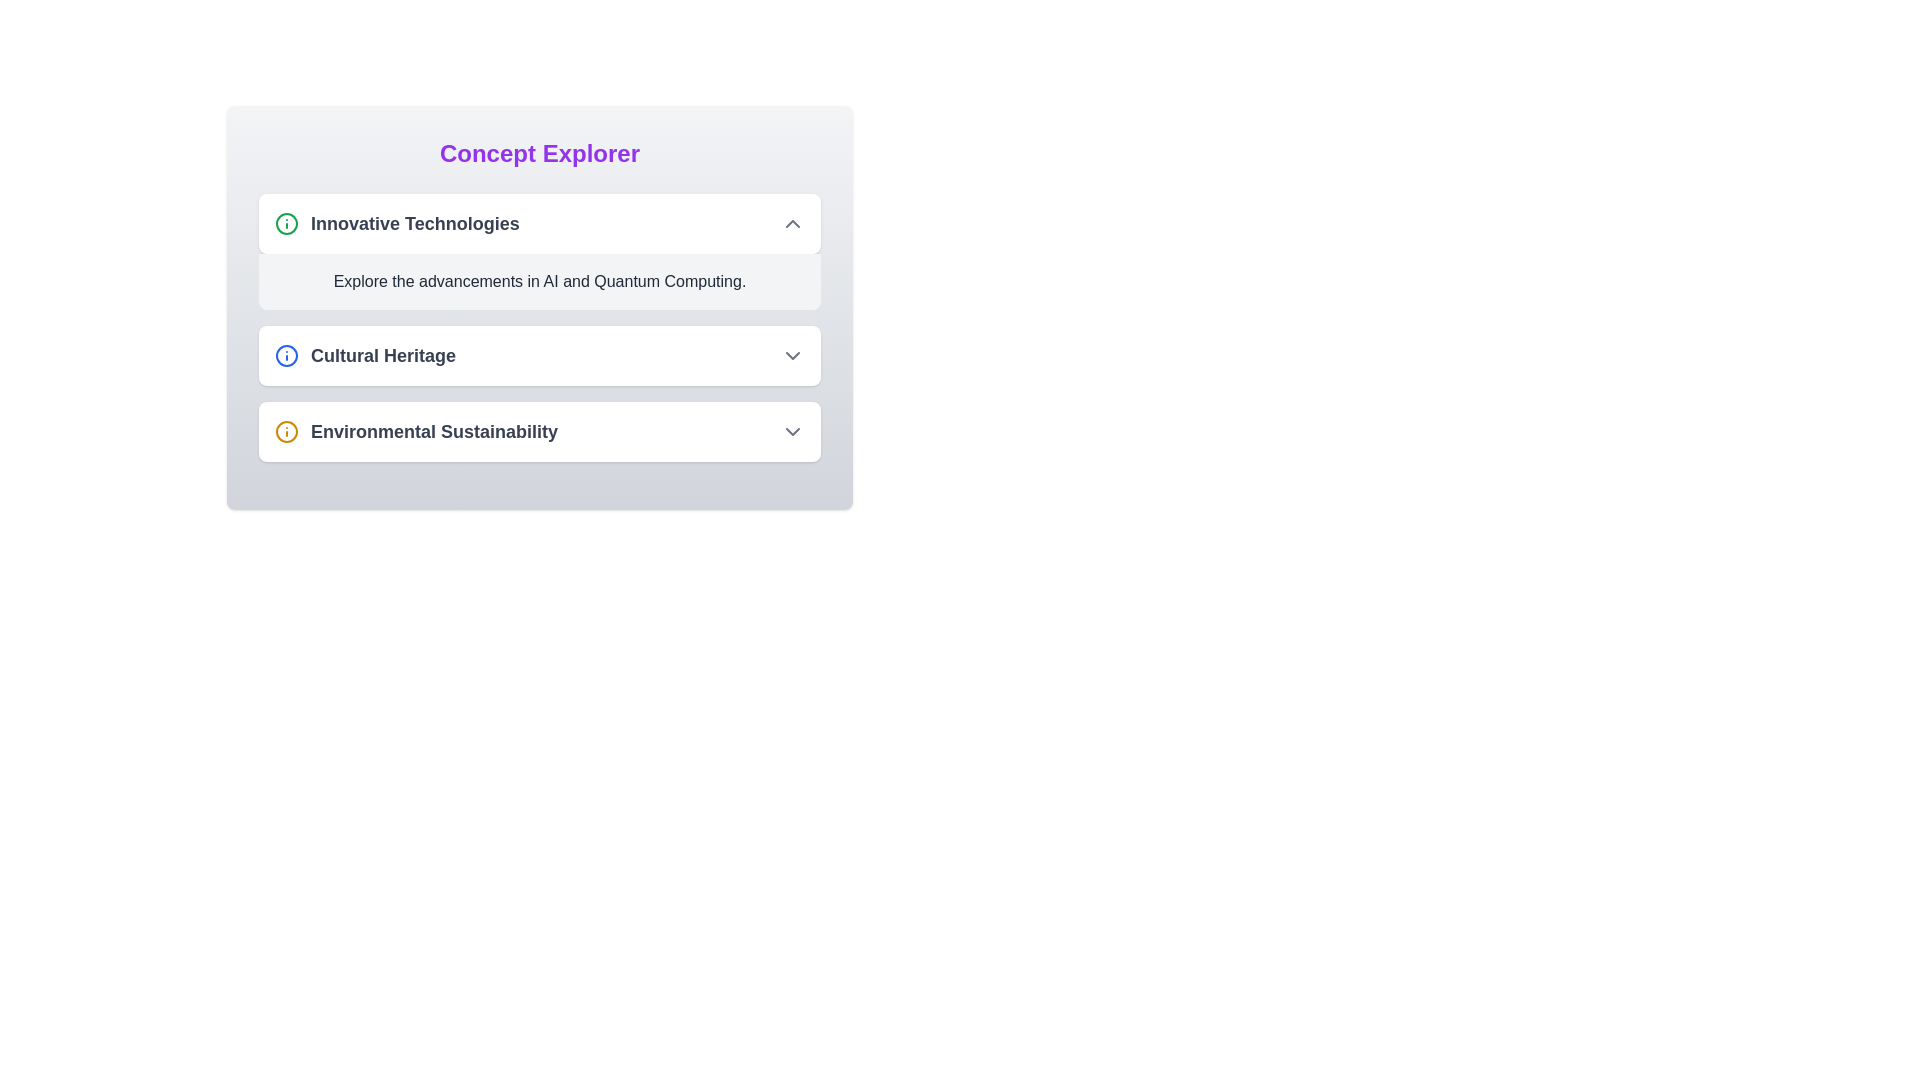 This screenshot has width=1920, height=1080. What do you see at coordinates (365, 354) in the screenshot?
I see `the 'Cultural Heritage' label which is styled in gray and accompanied by a blue circular icon with an 'i' symbol, located in the second section under 'Concept Explorer'` at bounding box center [365, 354].